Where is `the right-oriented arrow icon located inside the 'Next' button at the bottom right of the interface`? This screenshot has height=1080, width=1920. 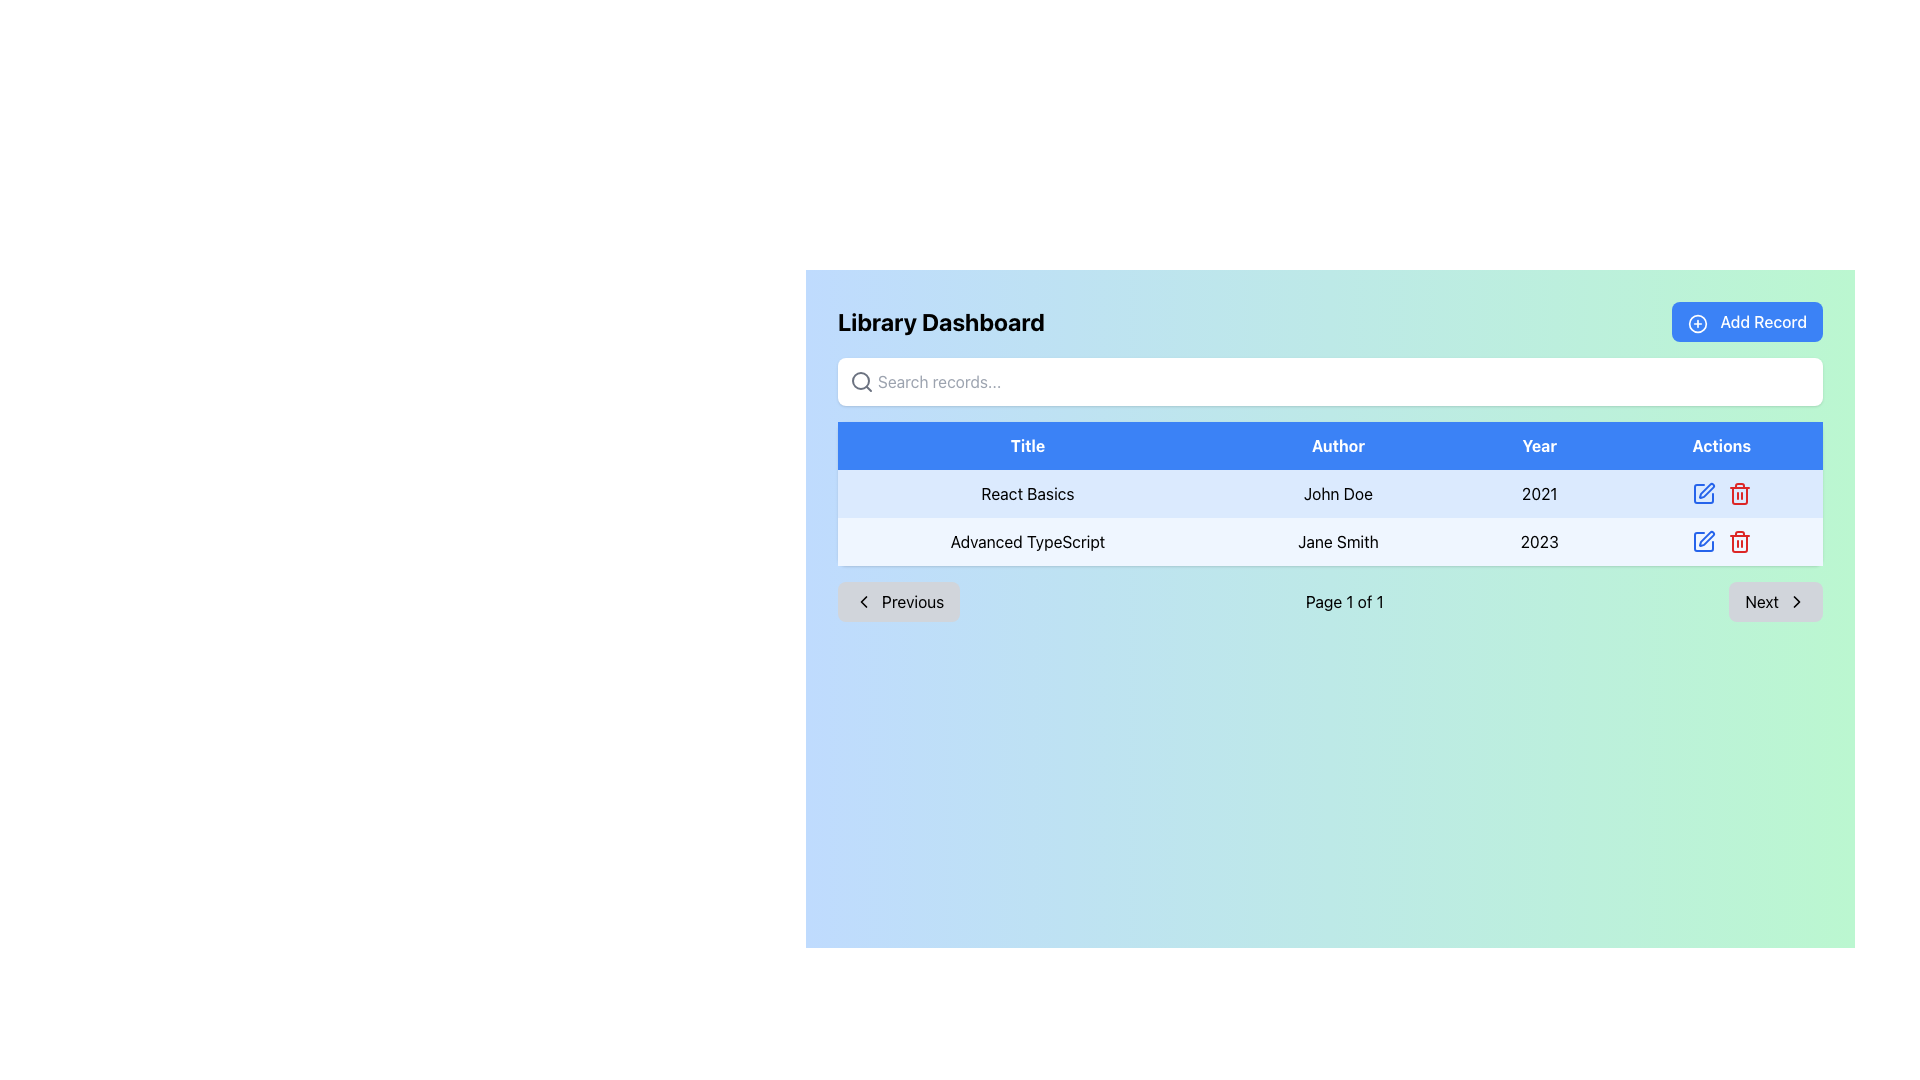 the right-oriented arrow icon located inside the 'Next' button at the bottom right of the interface is located at coordinates (1796, 600).